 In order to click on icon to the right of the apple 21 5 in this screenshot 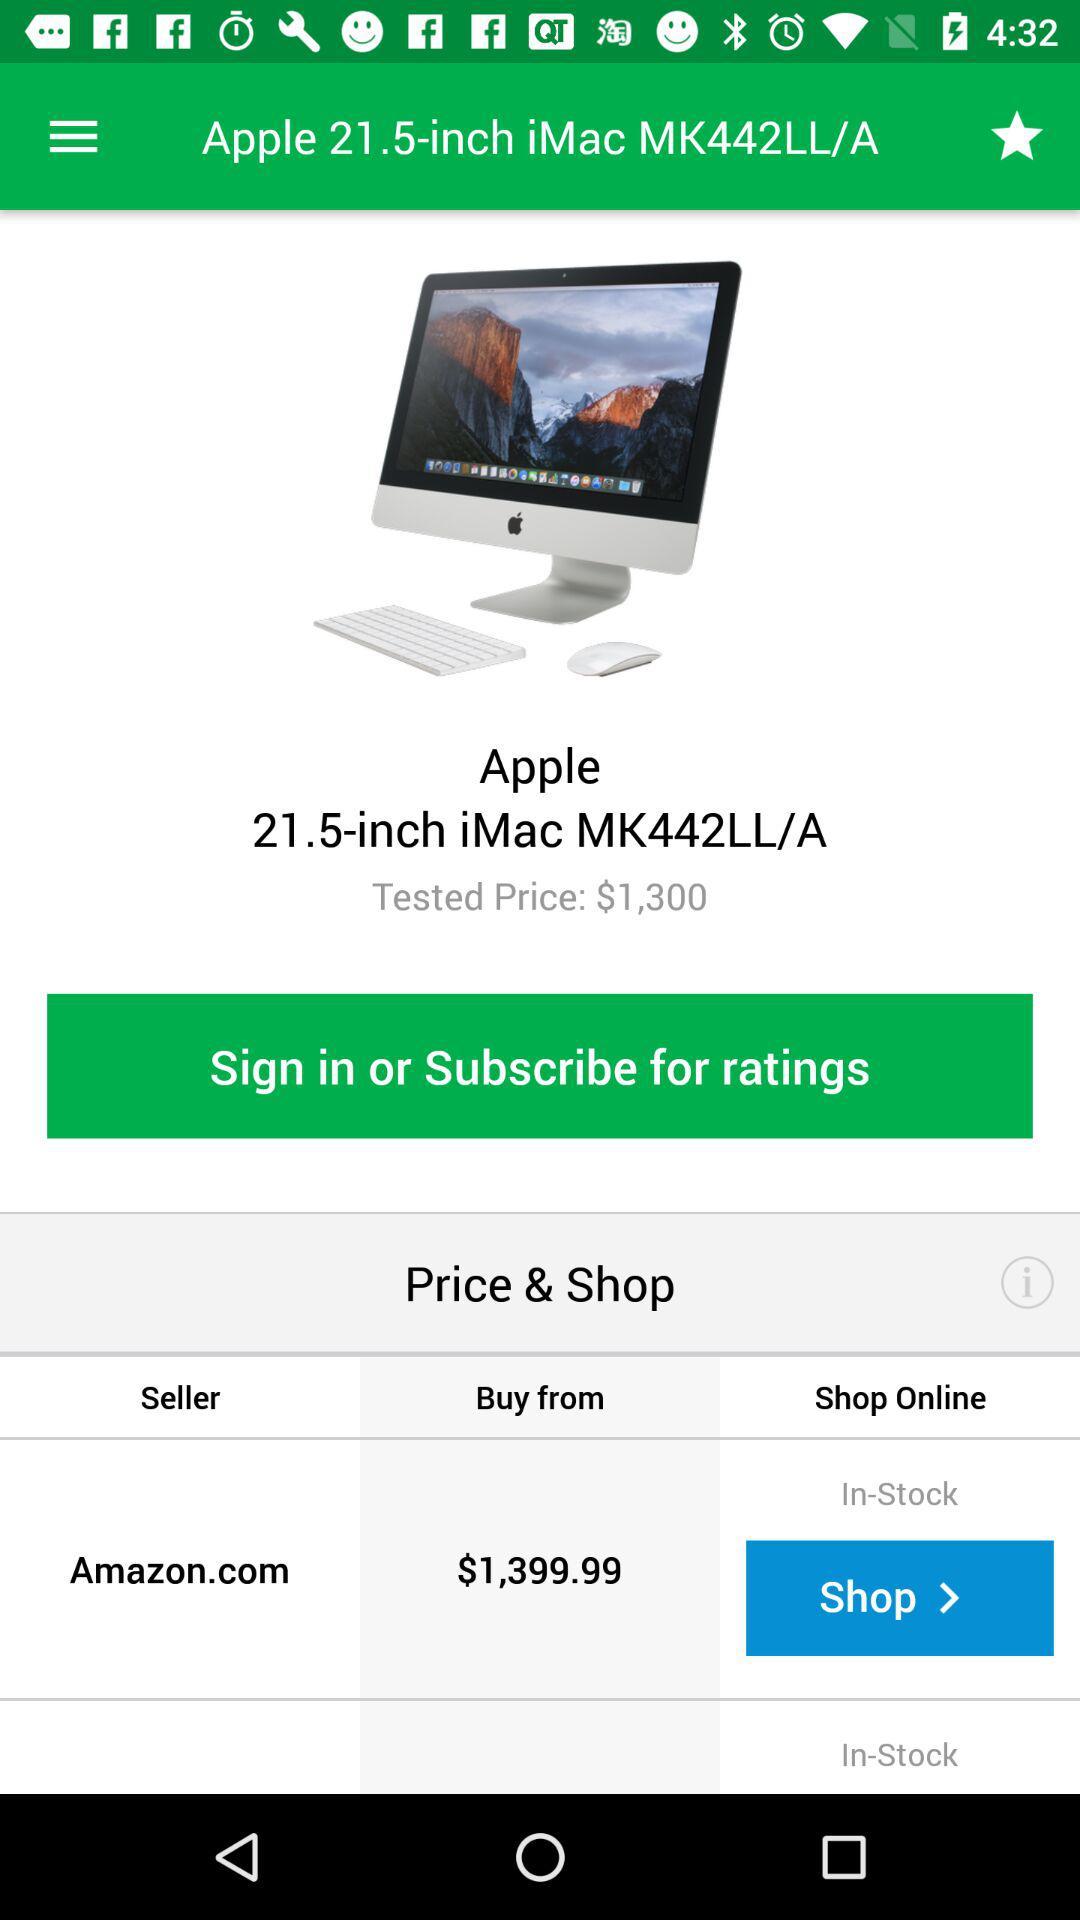, I will do `click(1017, 135)`.